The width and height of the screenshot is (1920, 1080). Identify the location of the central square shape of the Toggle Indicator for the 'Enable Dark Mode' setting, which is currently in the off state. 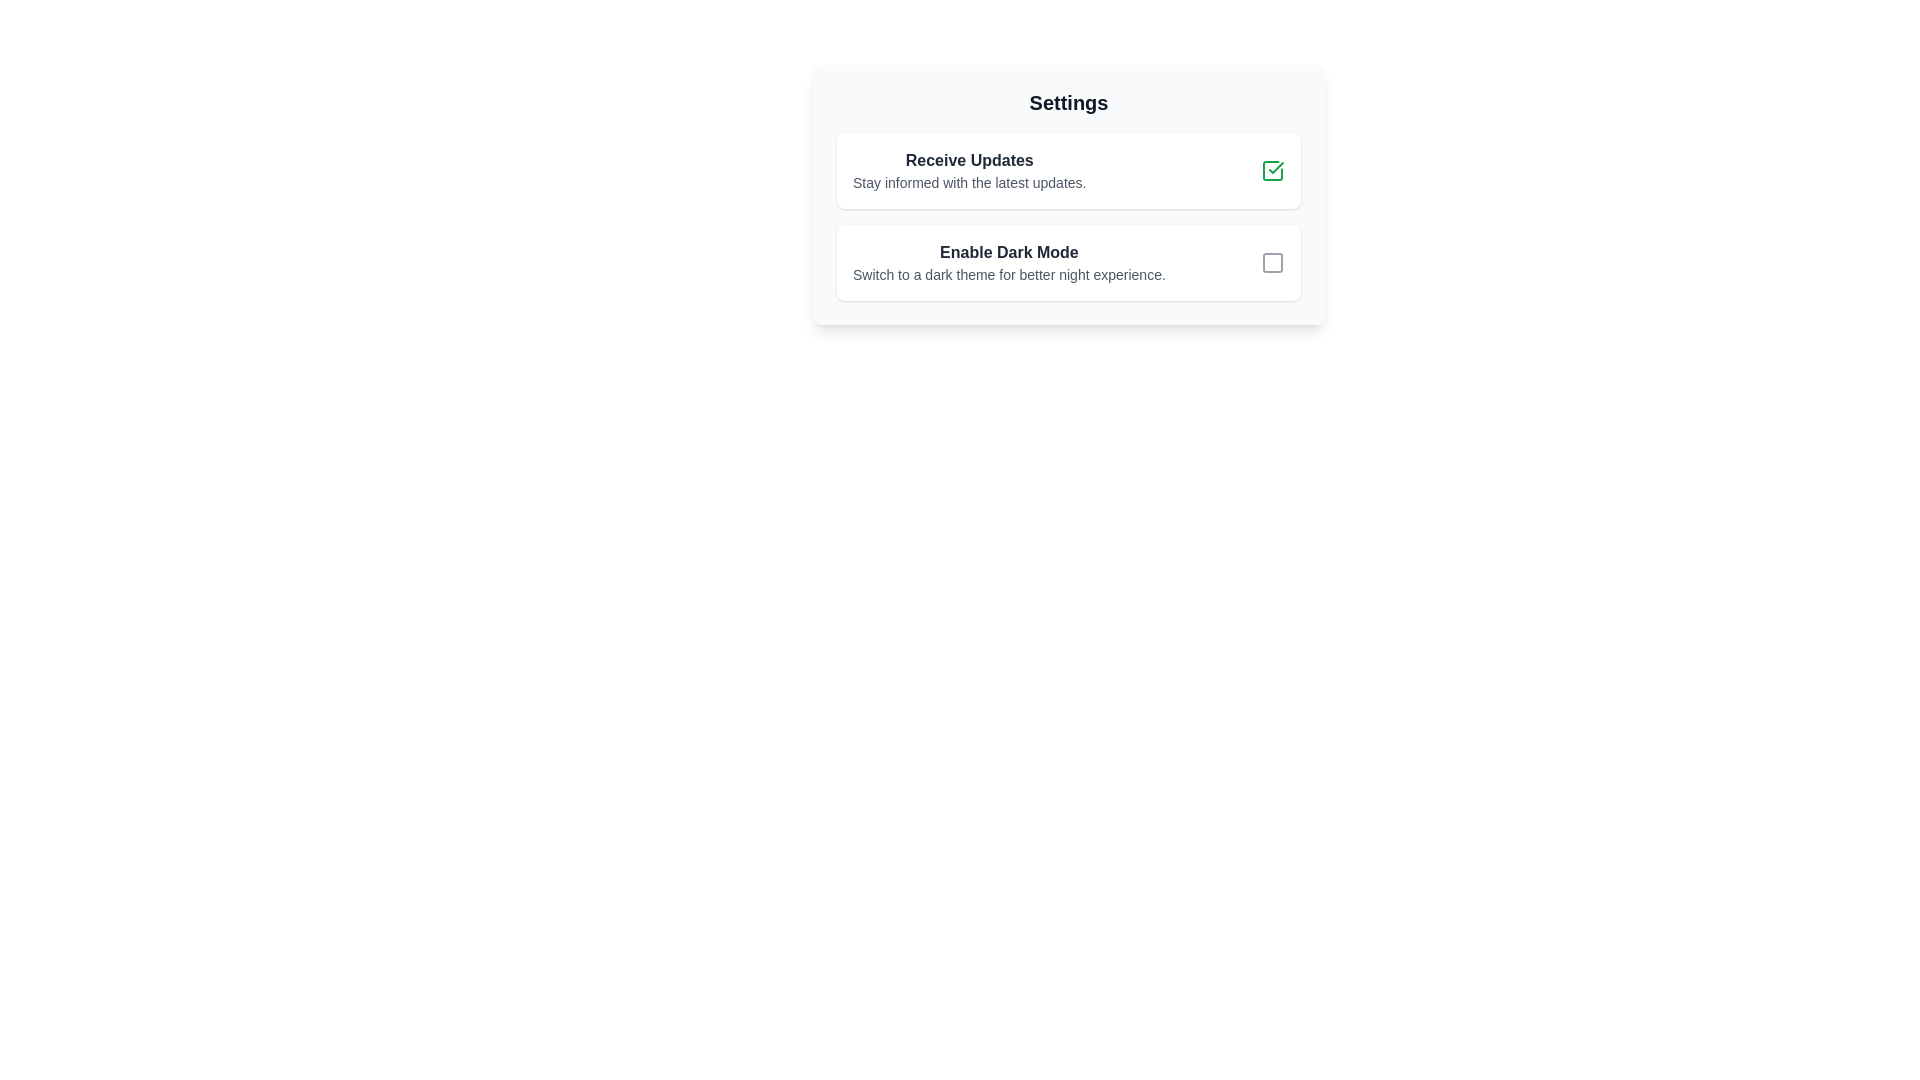
(1271, 261).